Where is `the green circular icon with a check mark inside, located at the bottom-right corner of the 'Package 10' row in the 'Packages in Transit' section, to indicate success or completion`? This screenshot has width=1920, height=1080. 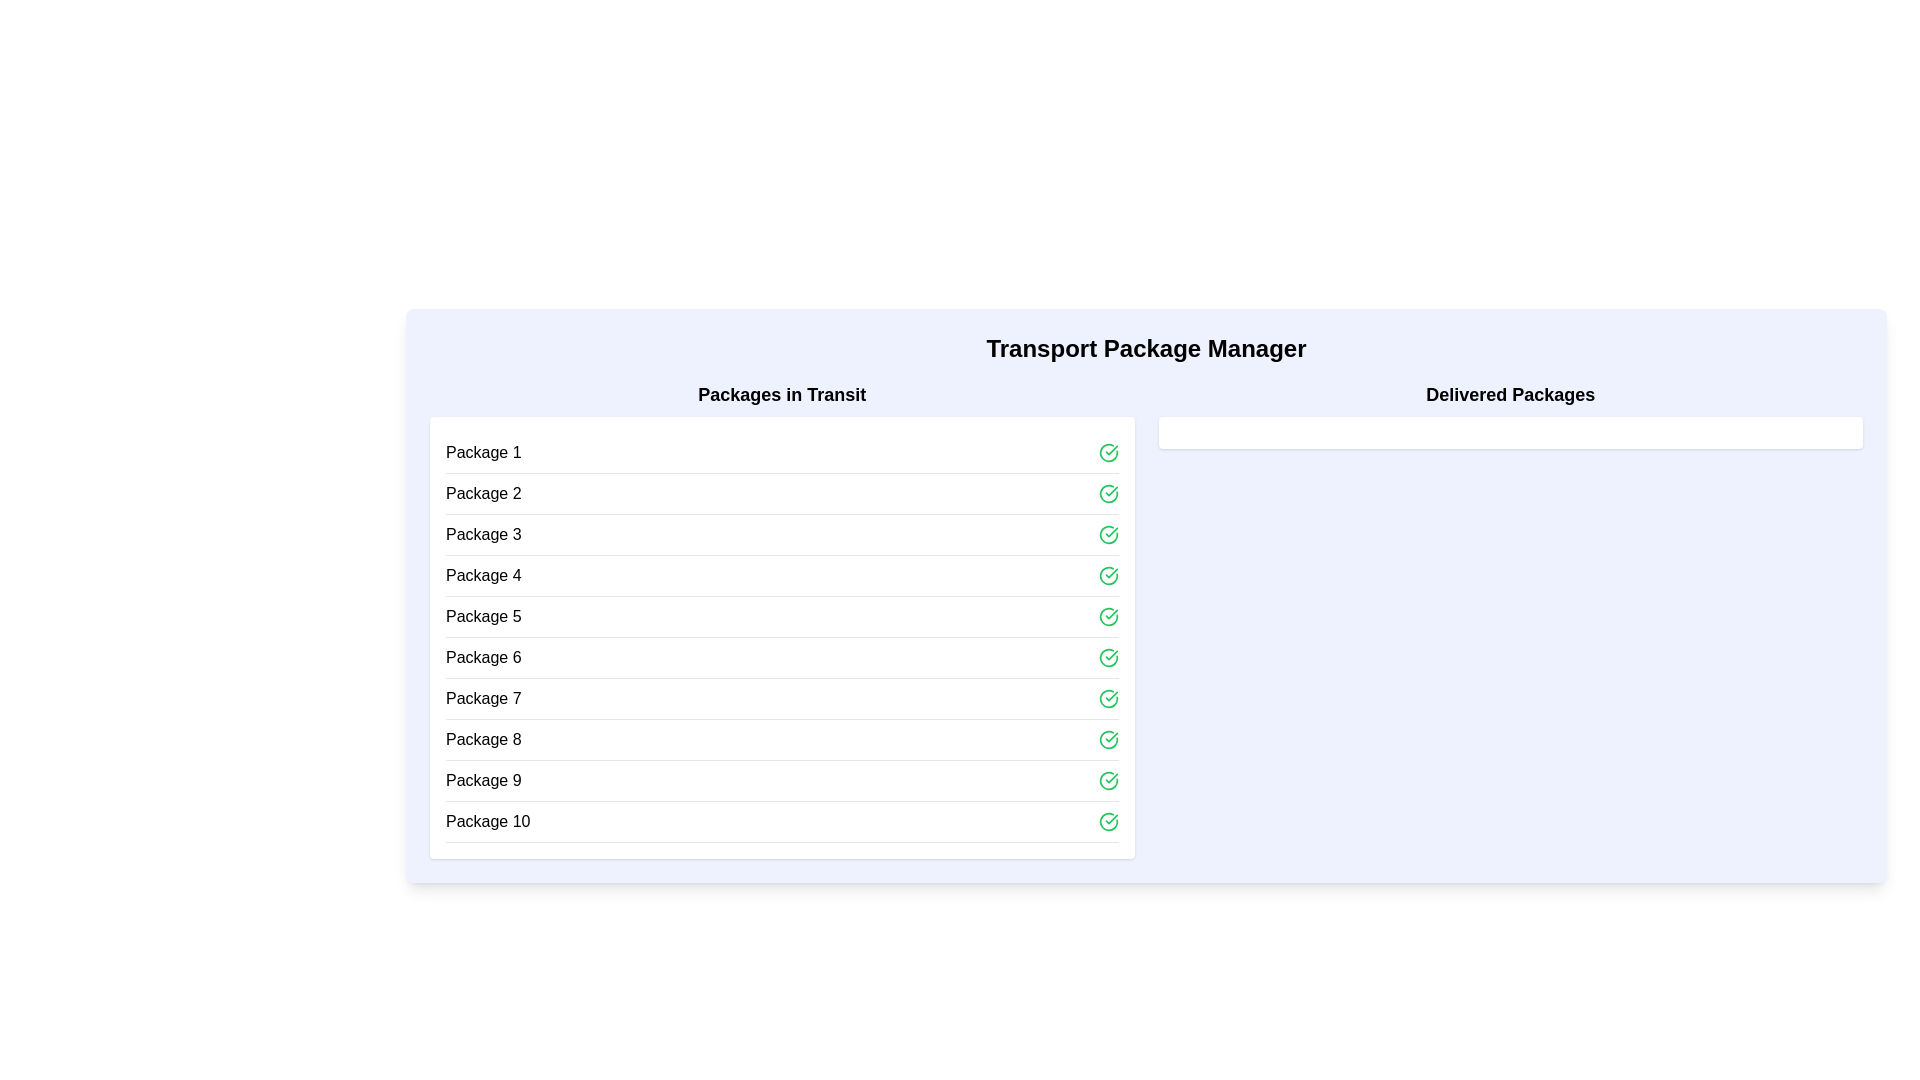 the green circular icon with a check mark inside, located at the bottom-right corner of the 'Package 10' row in the 'Packages in Transit' section, to indicate success or completion is located at coordinates (1107, 821).